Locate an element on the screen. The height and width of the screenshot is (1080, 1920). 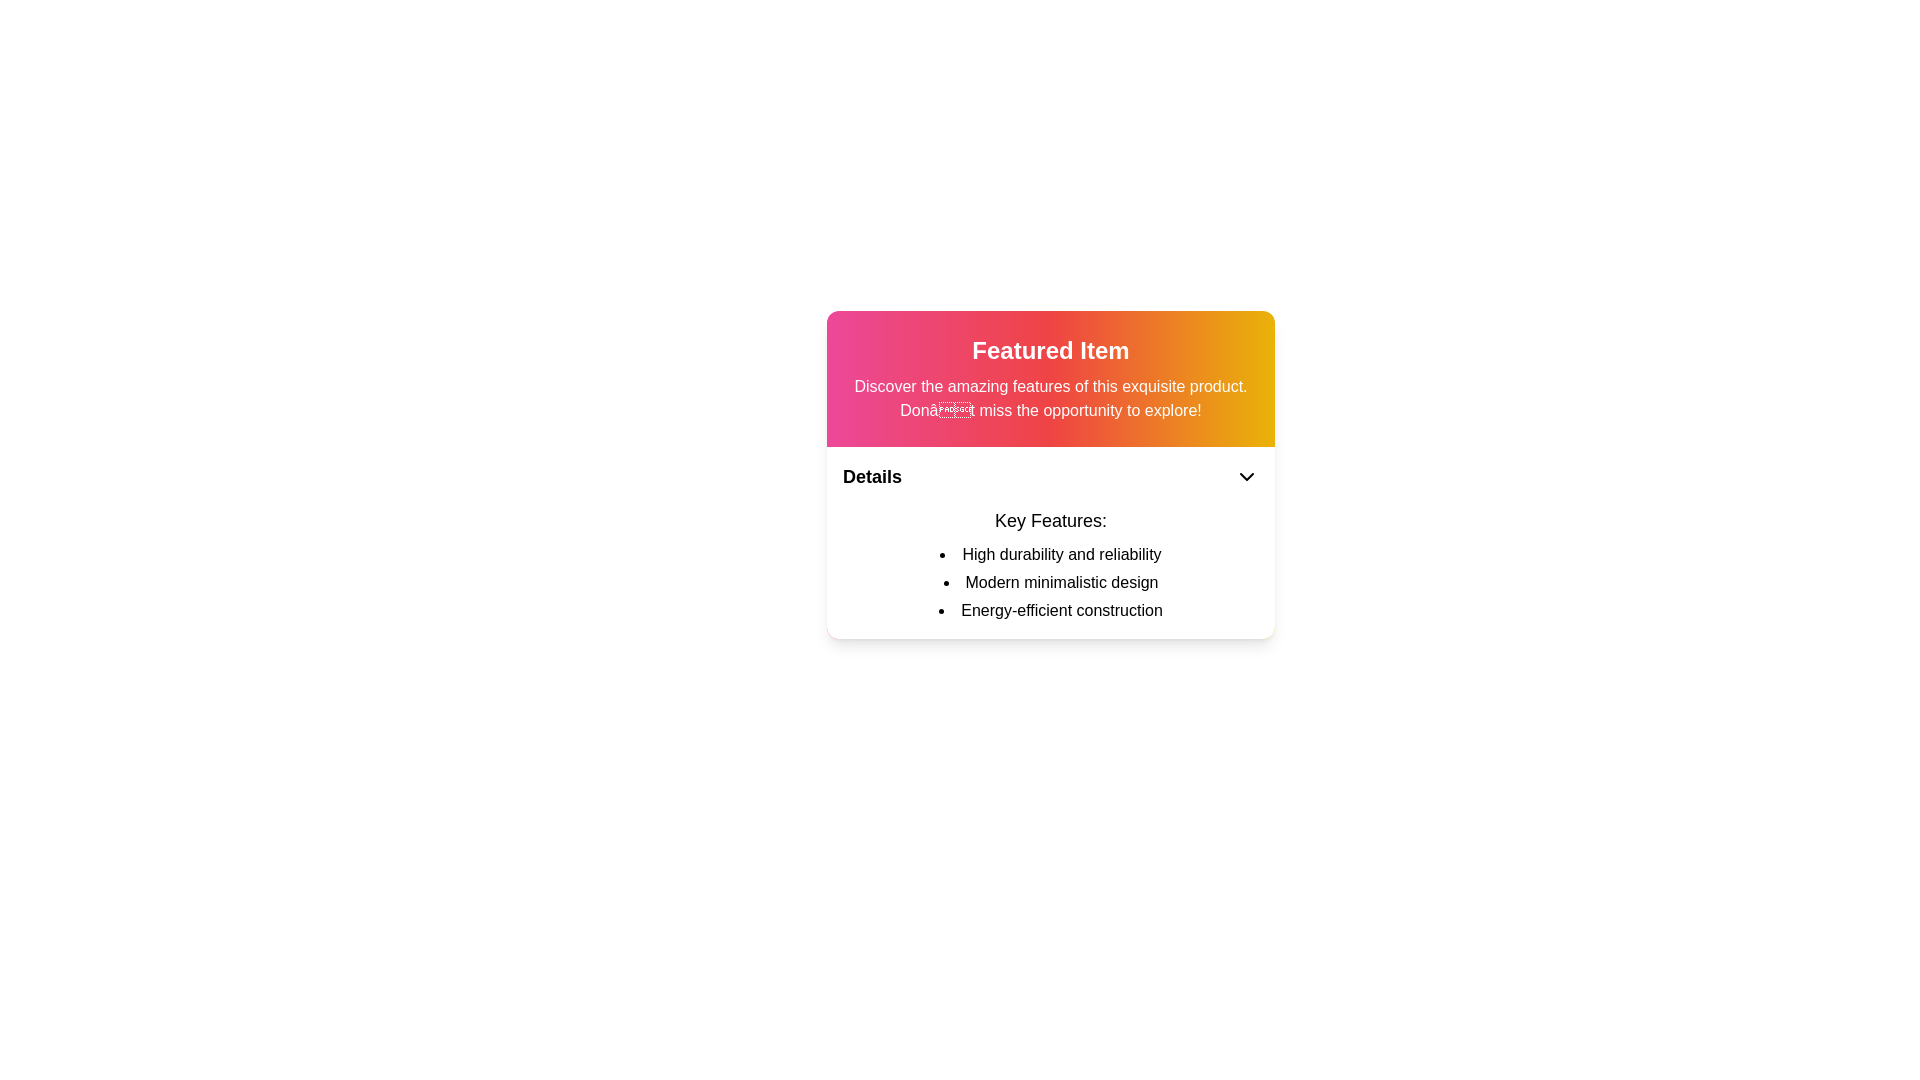
the text element that highlights 'Modern minimalistic design' in the bulleted list of key features under the 'Featured Item' section is located at coordinates (1050, 582).